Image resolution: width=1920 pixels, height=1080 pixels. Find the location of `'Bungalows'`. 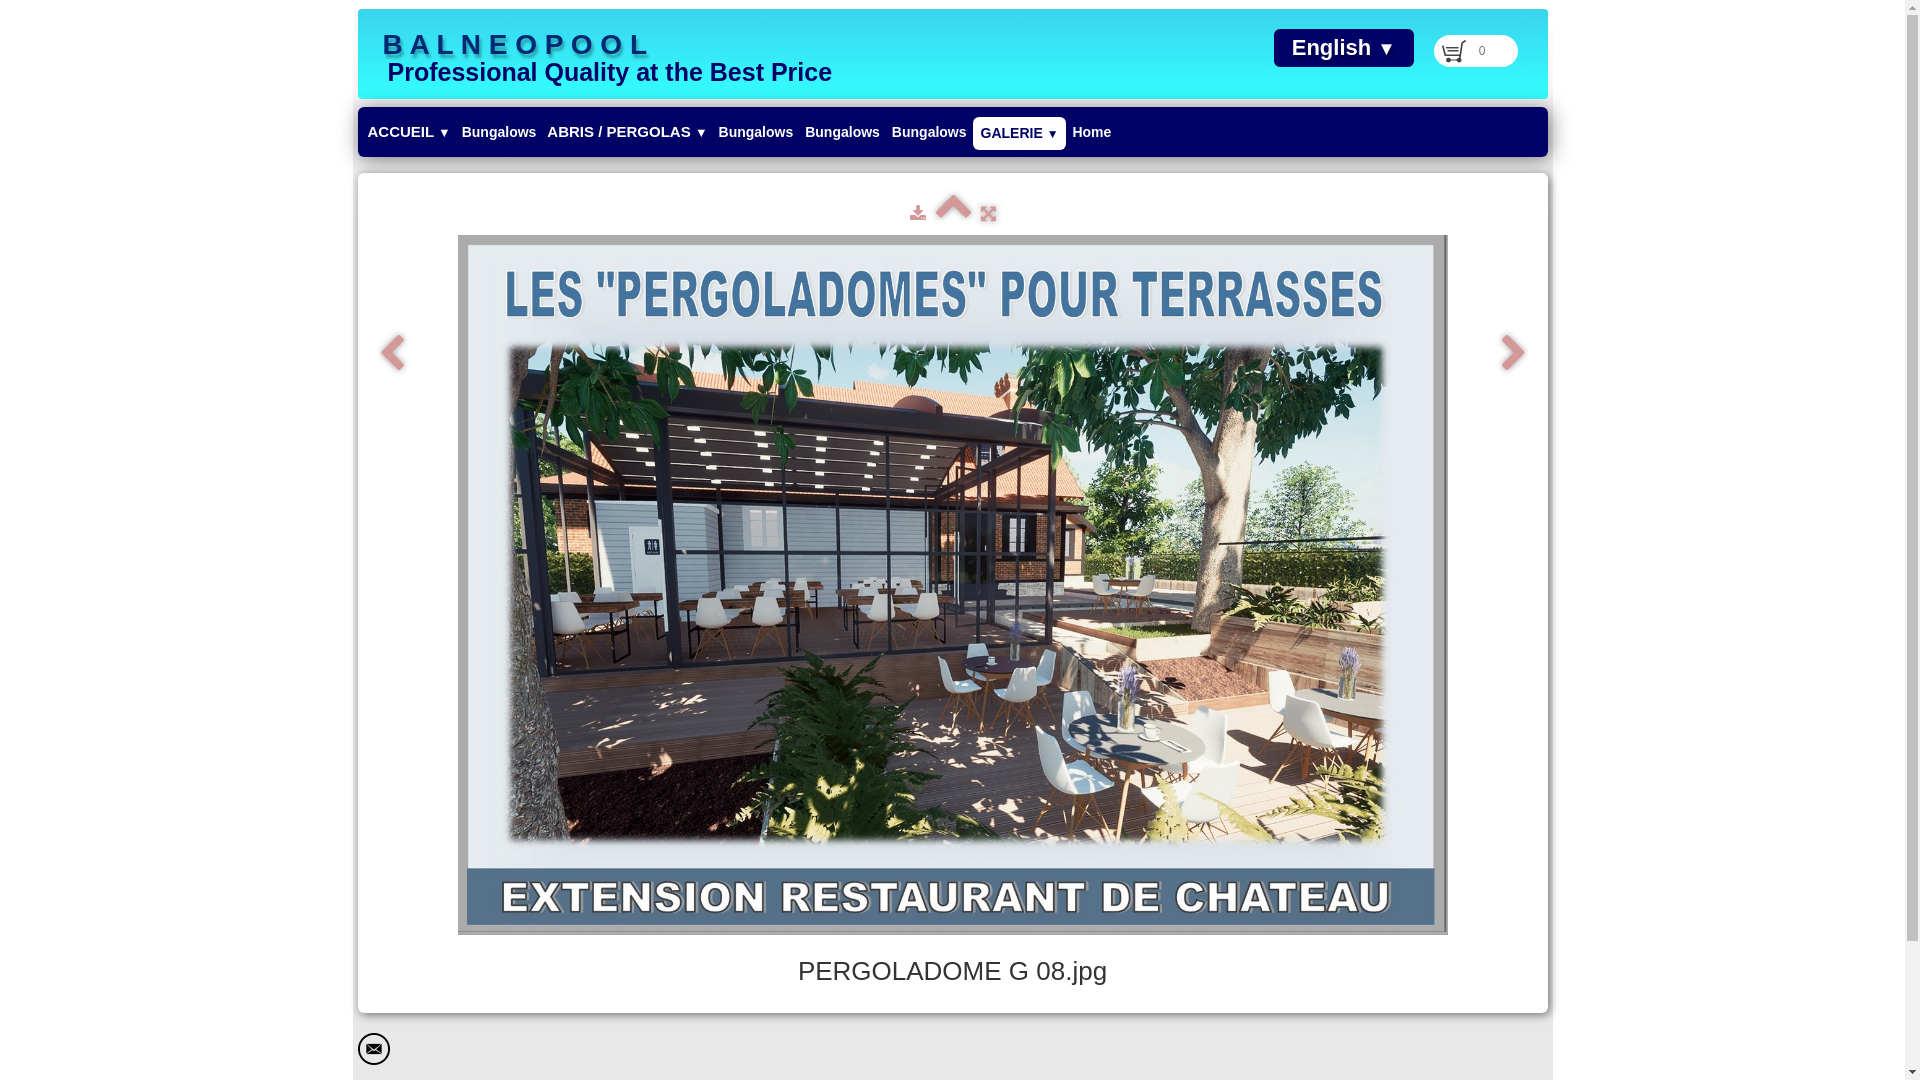

'Bungalows' is located at coordinates (842, 131).